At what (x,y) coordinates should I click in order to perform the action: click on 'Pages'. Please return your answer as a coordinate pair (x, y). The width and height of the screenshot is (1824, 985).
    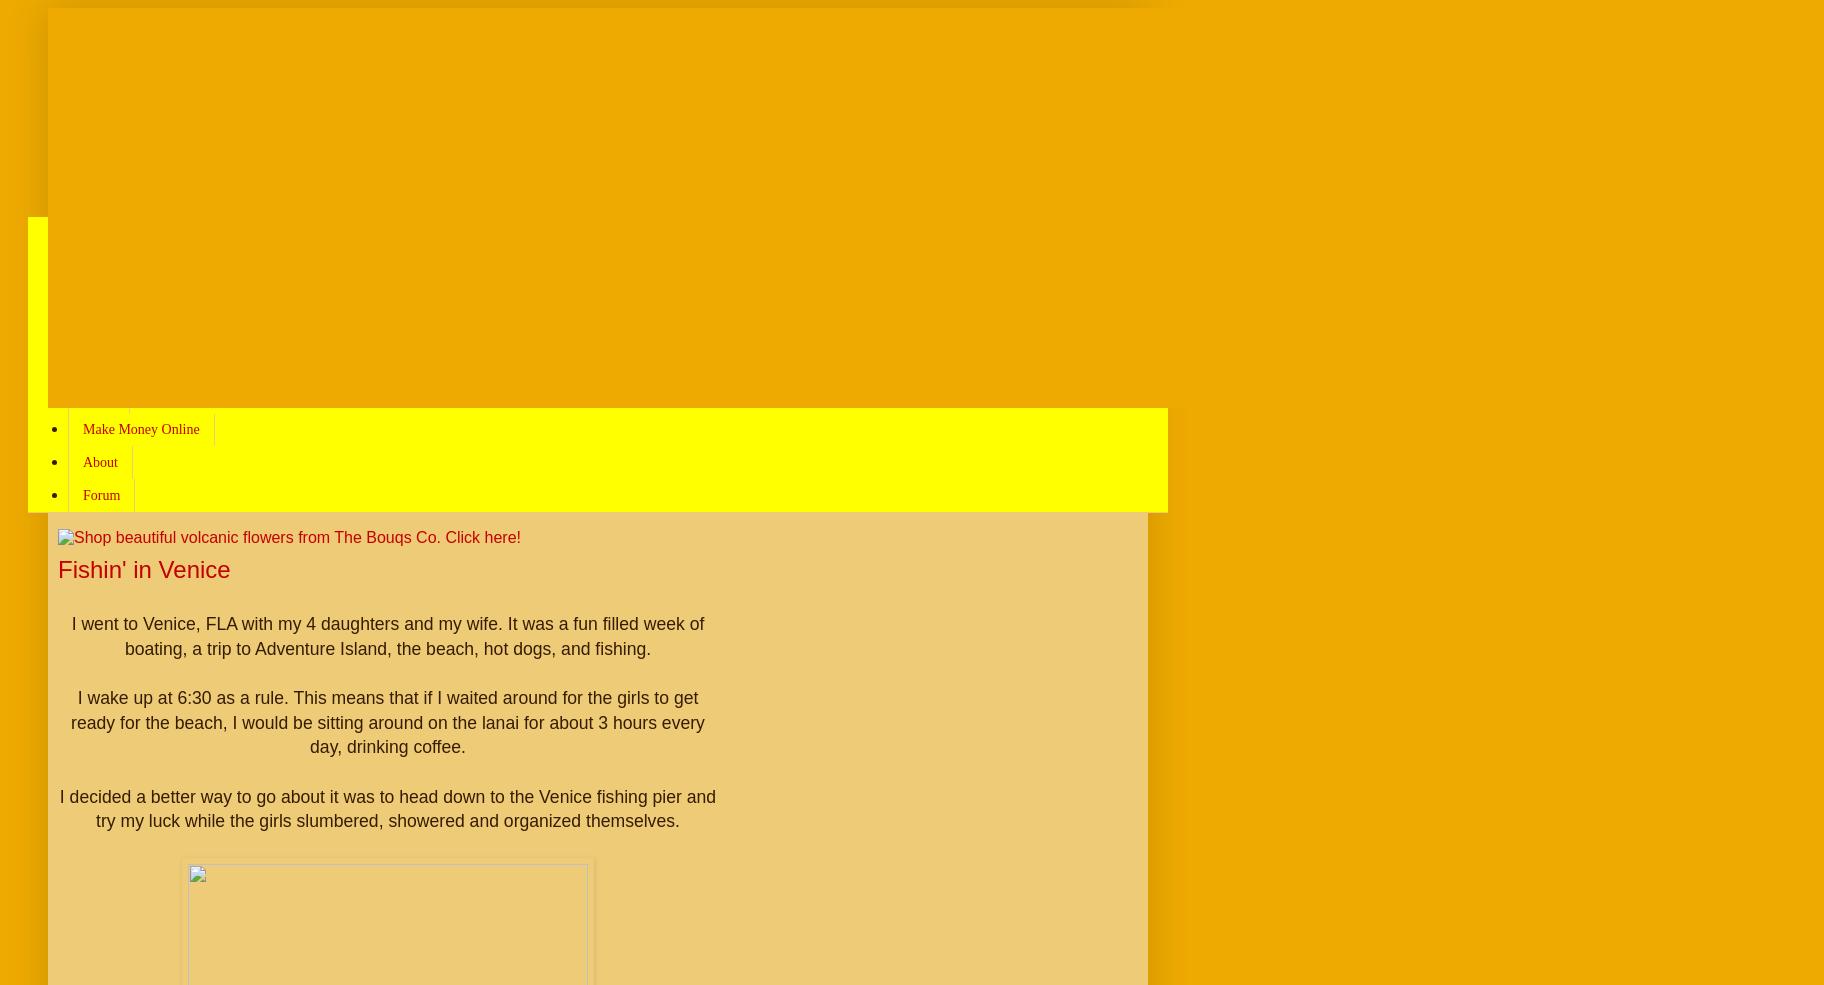
    Looking at the image, I should click on (90, 184).